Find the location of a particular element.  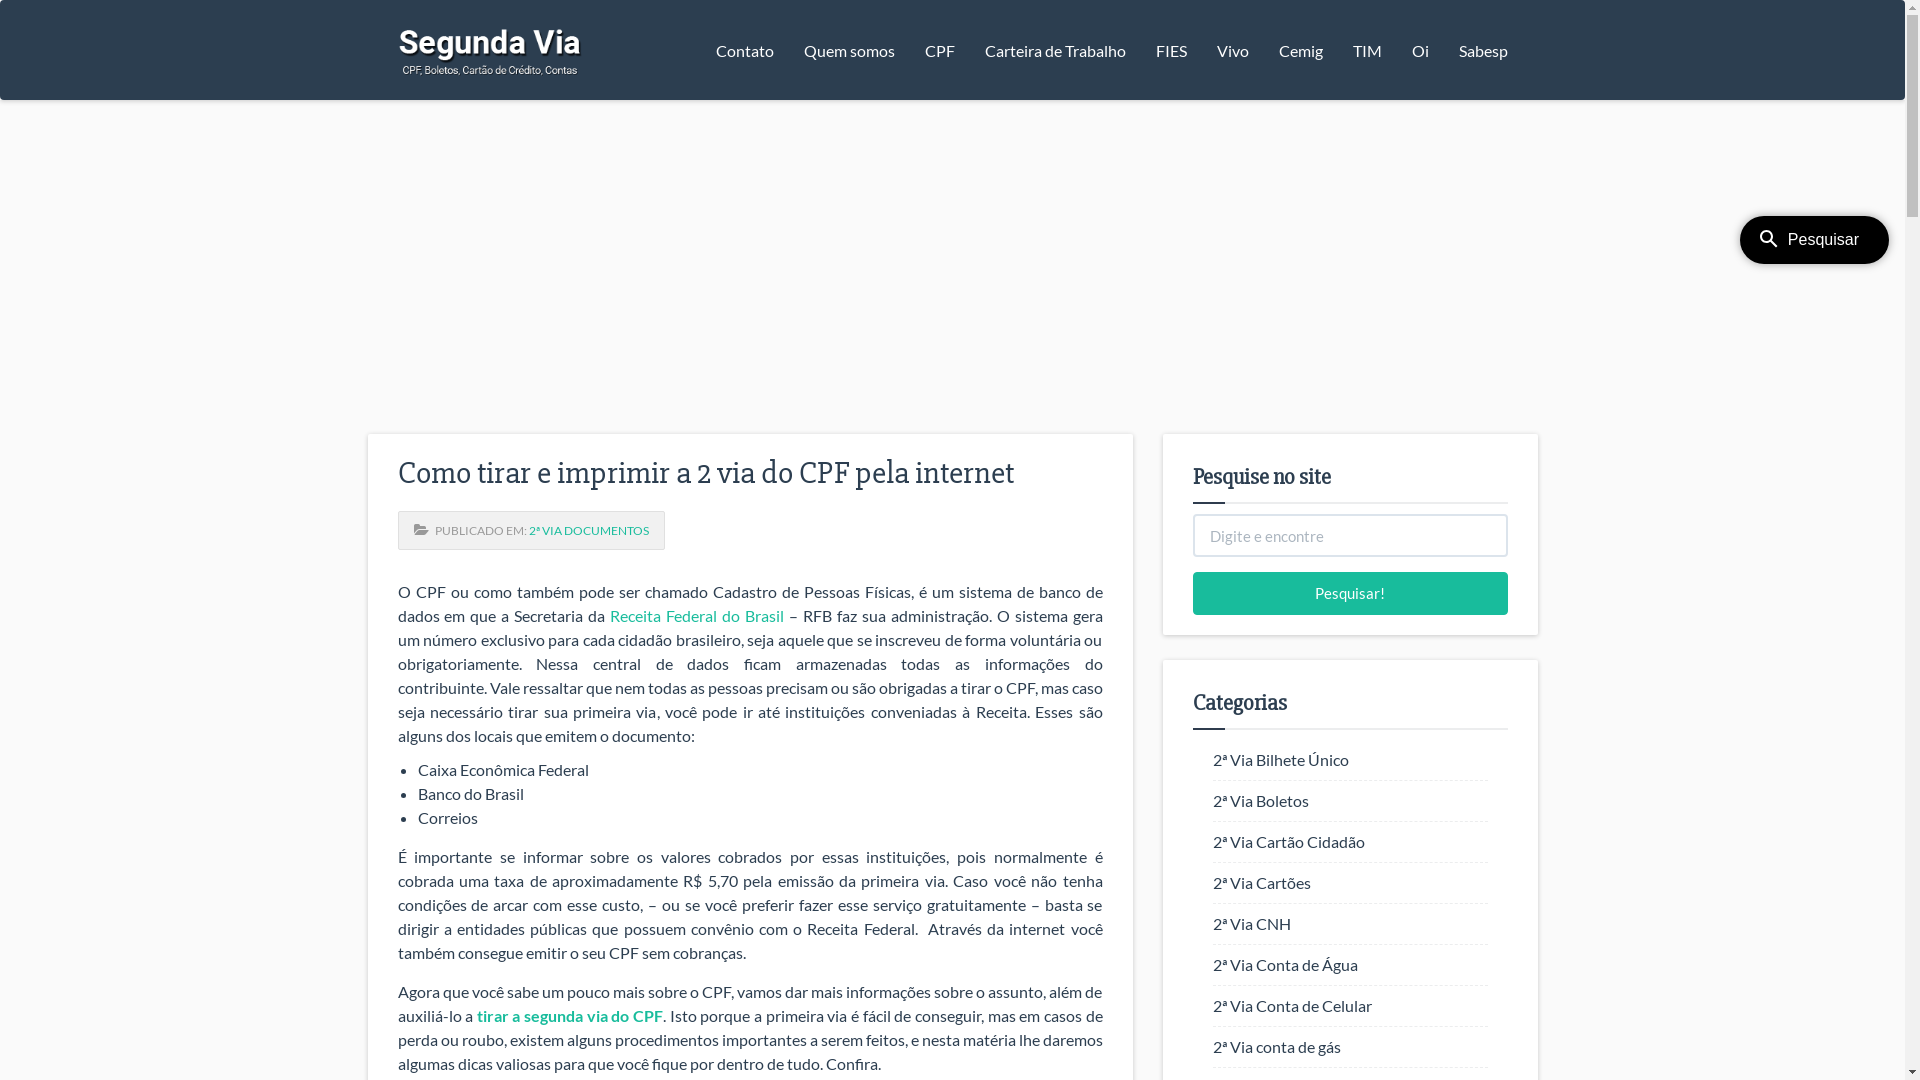

'TIM' is located at coordinates (1366, 49).